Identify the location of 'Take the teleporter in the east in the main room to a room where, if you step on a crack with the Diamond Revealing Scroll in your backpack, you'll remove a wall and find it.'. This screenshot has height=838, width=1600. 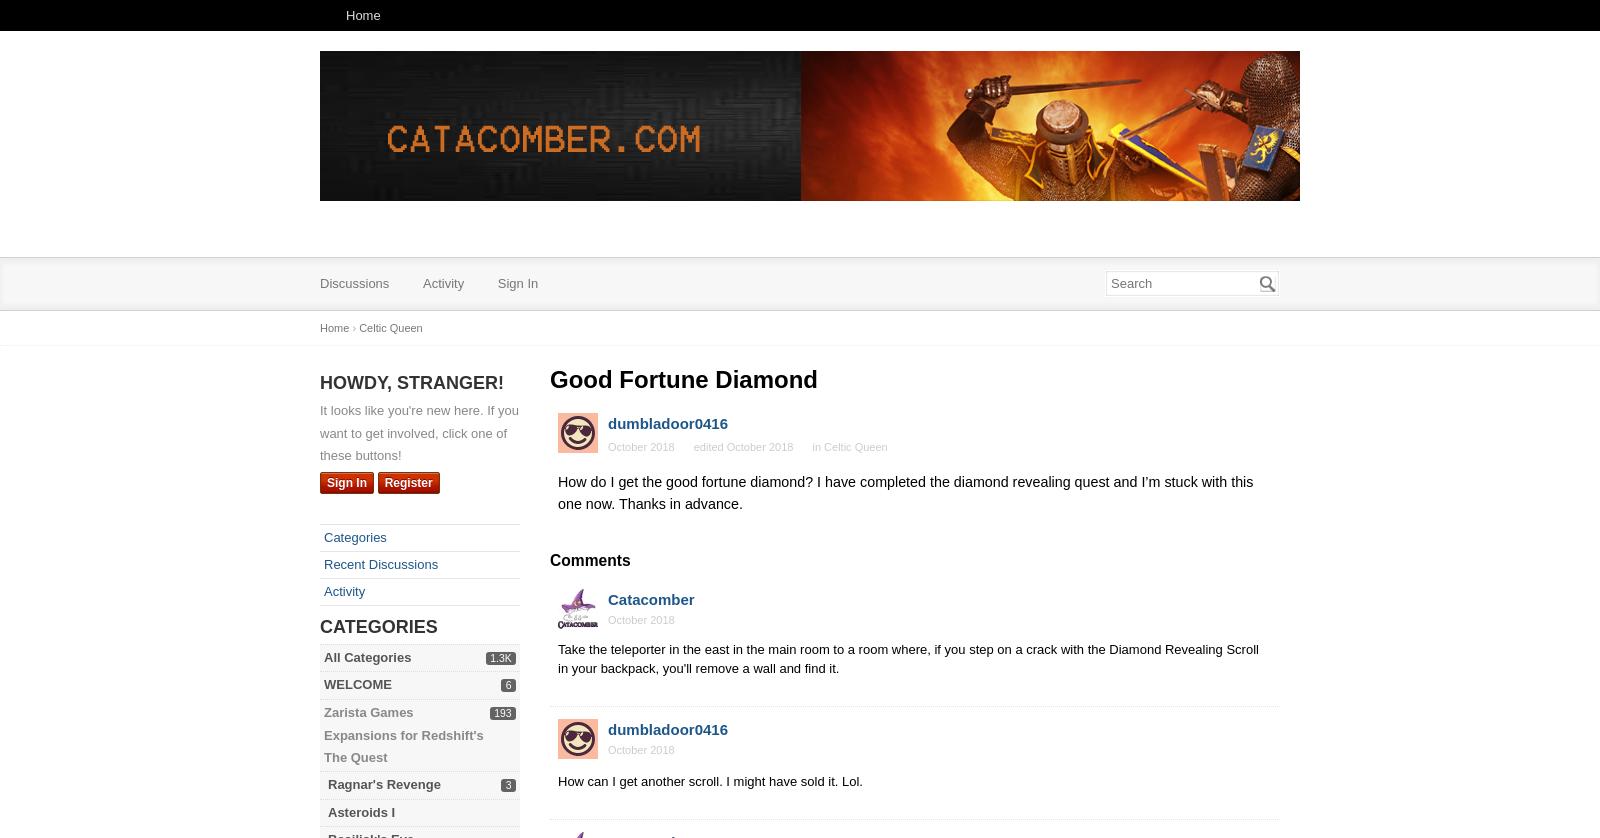
(557, 657).